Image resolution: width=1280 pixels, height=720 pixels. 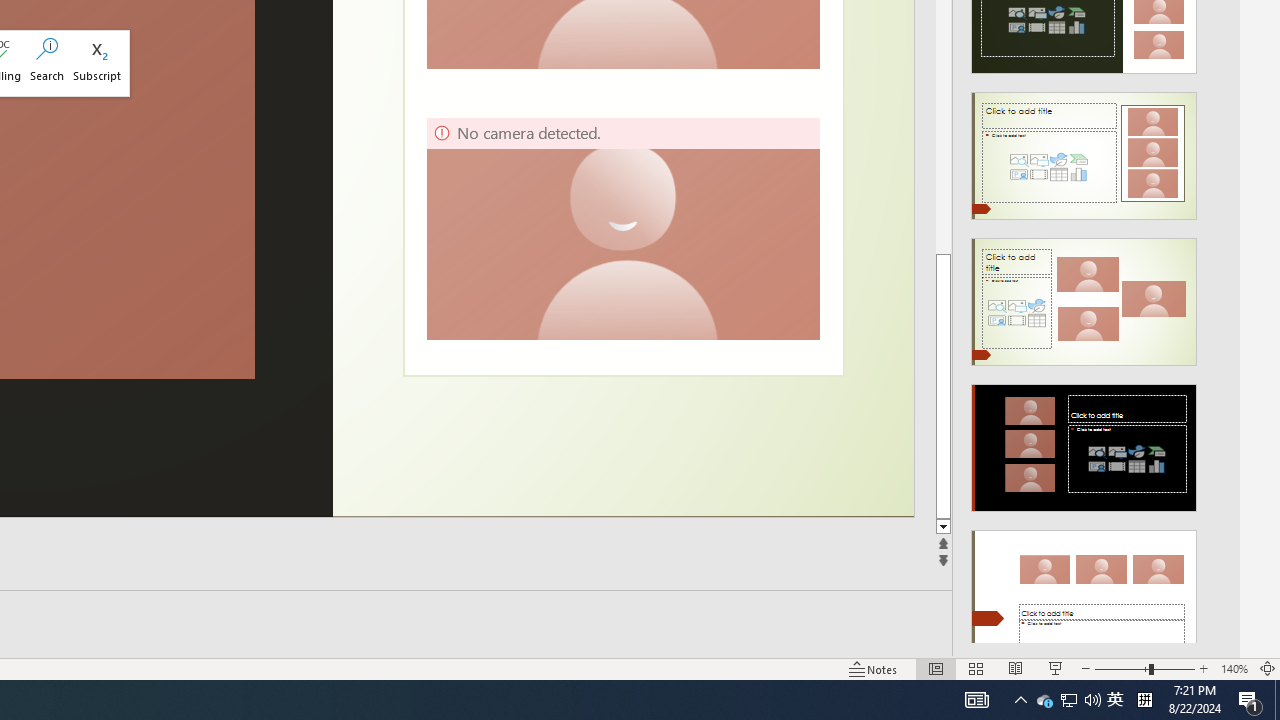 I want to click on 'Reading View', so click(x=1015, y=669).